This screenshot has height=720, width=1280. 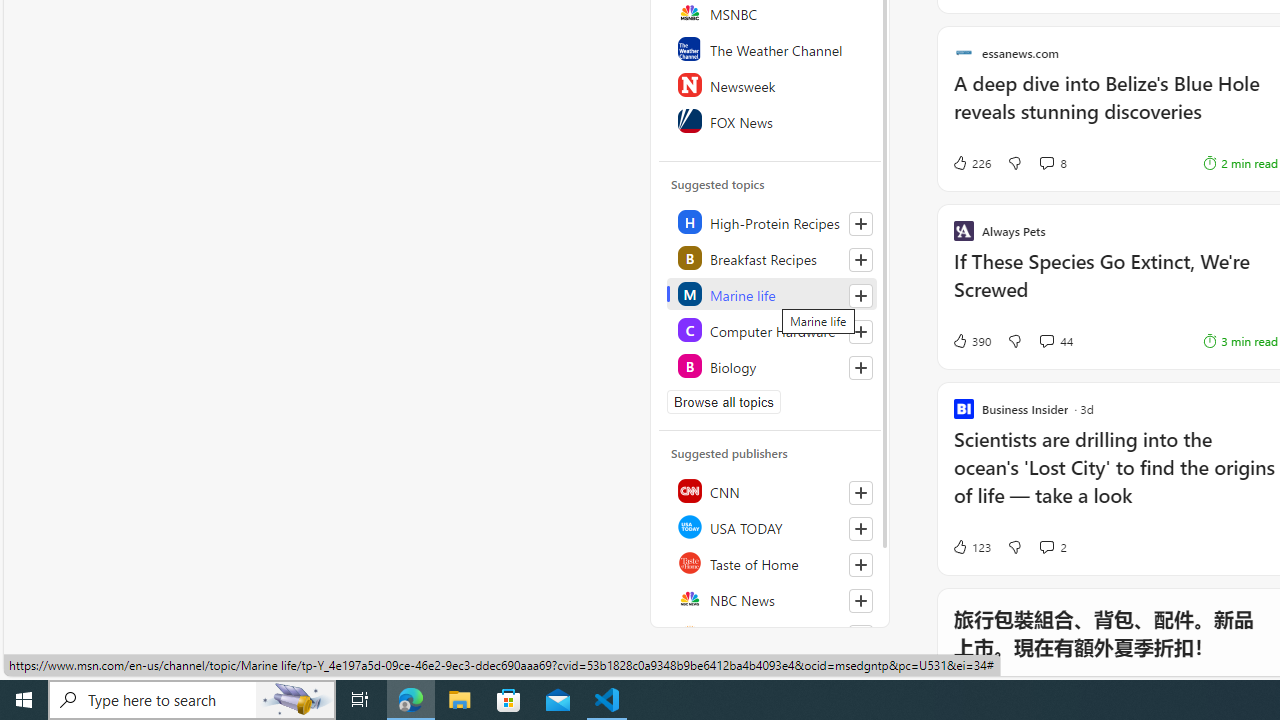 I want to click on '390 Like', so click(x=970, y=339).